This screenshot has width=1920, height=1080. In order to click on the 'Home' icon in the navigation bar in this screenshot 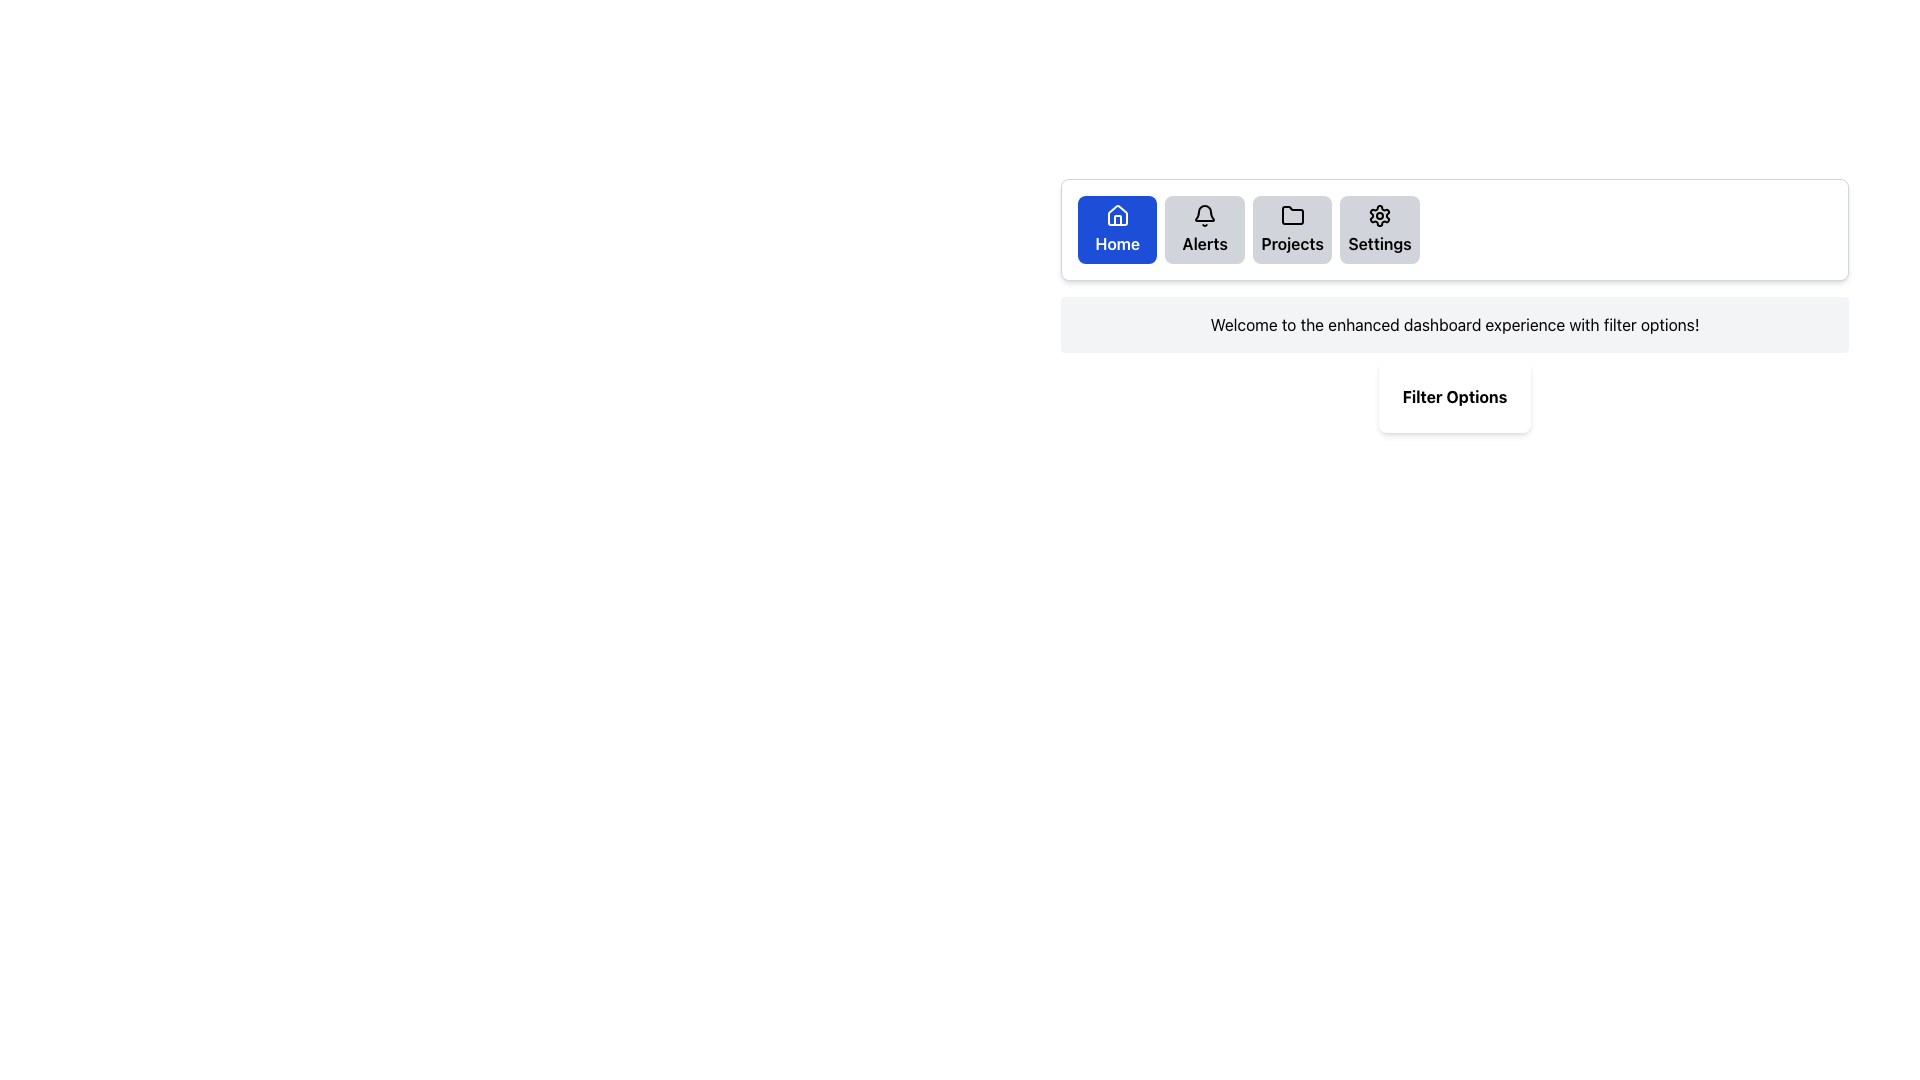, I will do `click(1116, 215)`.